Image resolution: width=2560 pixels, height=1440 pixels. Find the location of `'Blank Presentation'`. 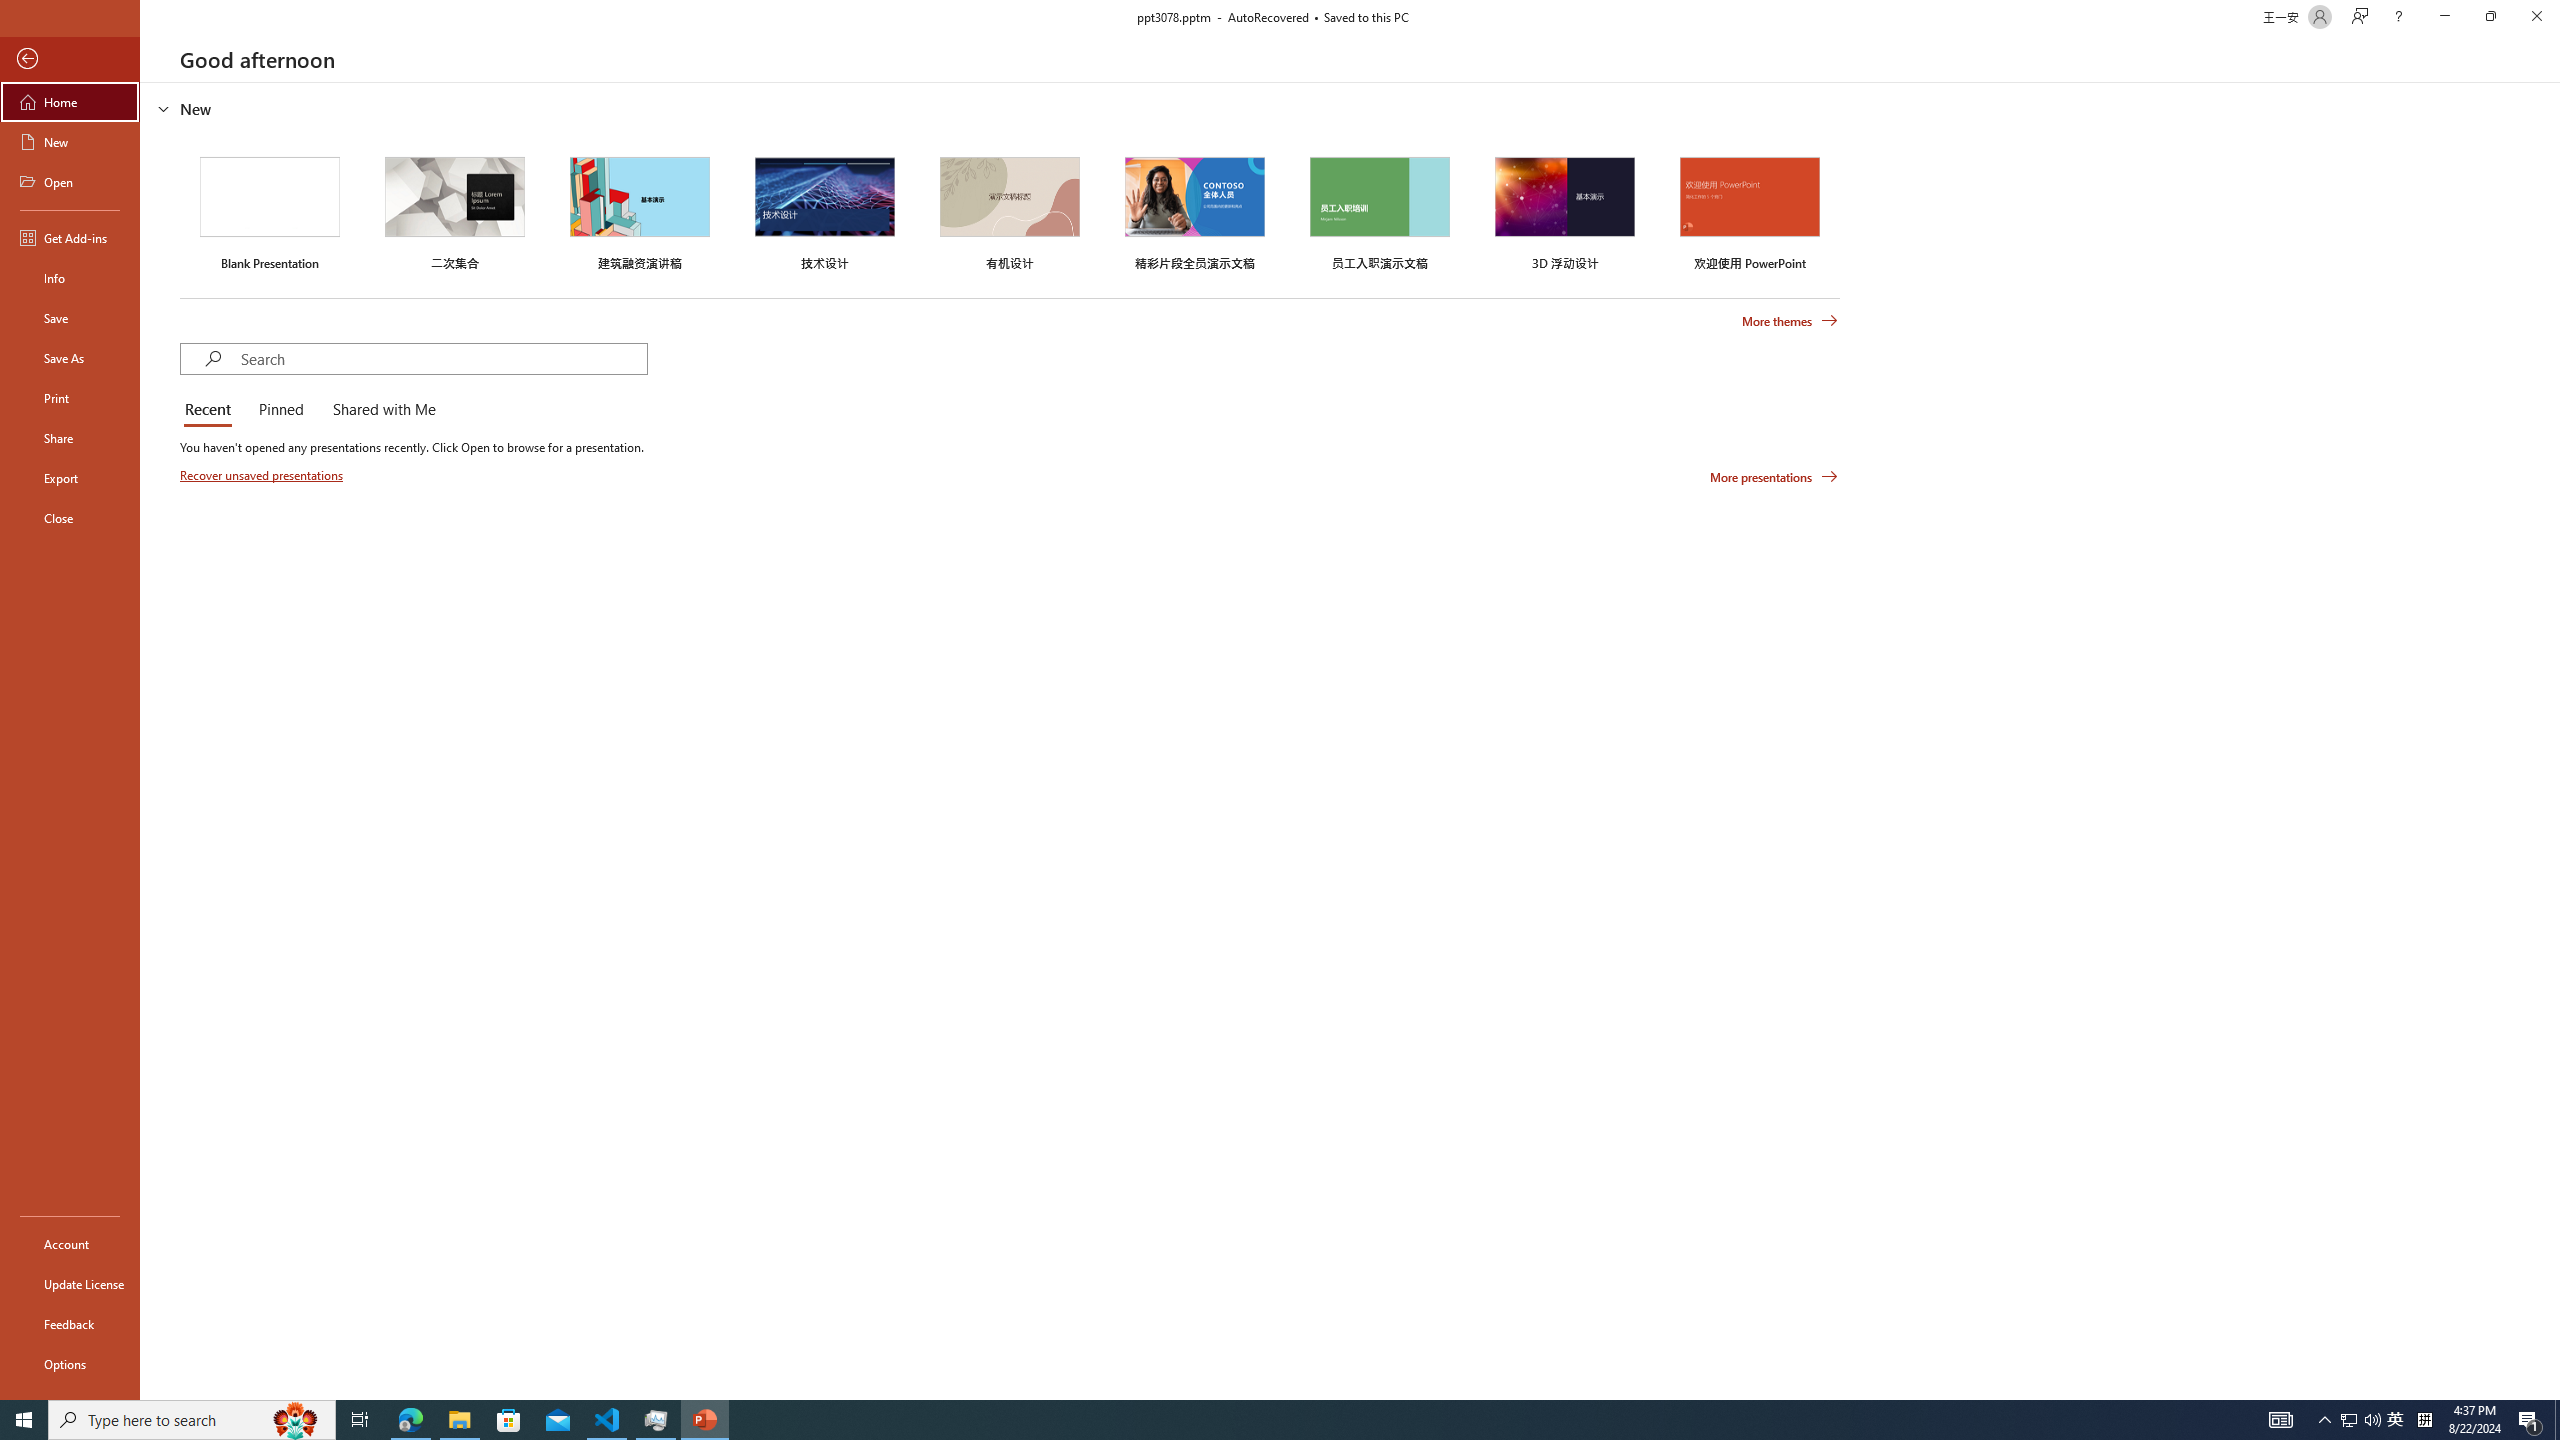

'Blank Presentation' is located at coordinates (269, 210).